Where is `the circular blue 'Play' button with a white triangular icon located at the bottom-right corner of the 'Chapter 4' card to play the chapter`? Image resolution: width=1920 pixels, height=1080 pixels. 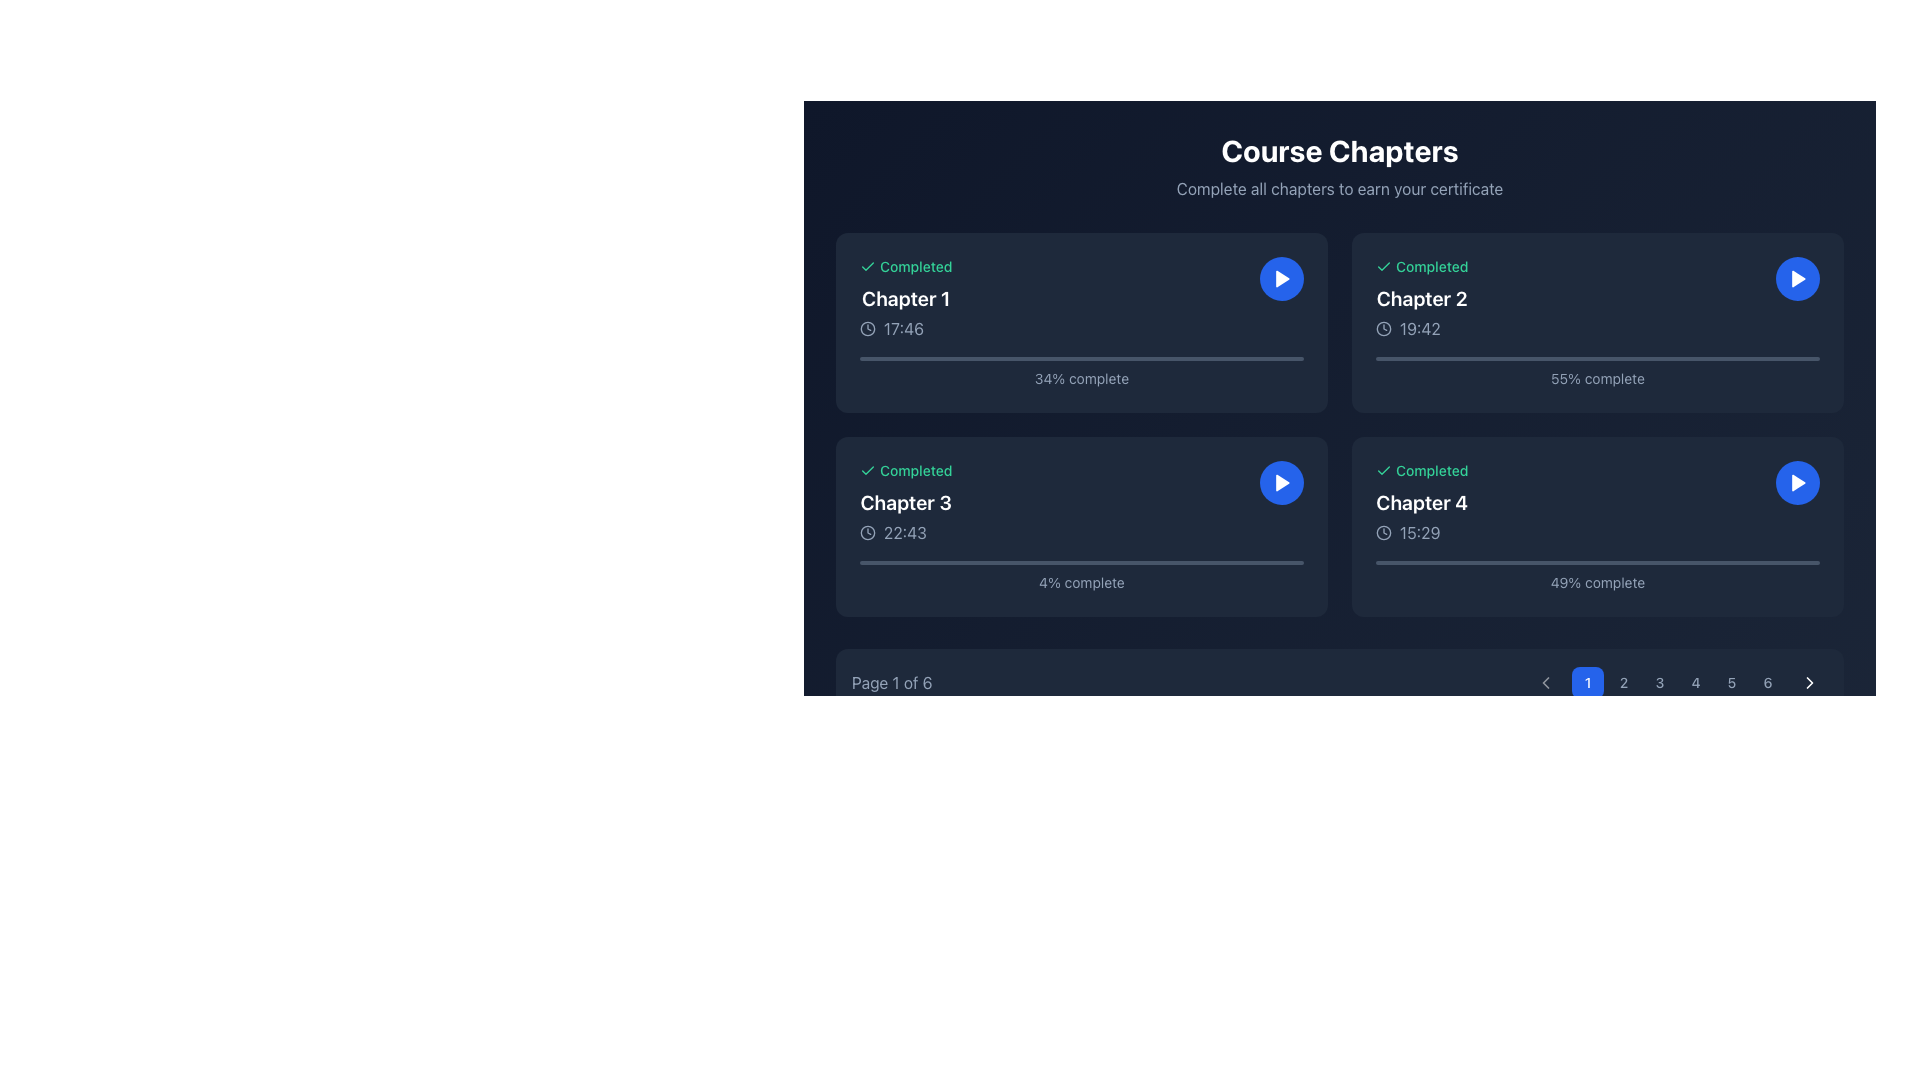
the circular blue 'Play' button with a white triangular icon located at the bottom-right corner of the 'Chapter 4' card to play the chapter is located at coordinates (1798, 482).